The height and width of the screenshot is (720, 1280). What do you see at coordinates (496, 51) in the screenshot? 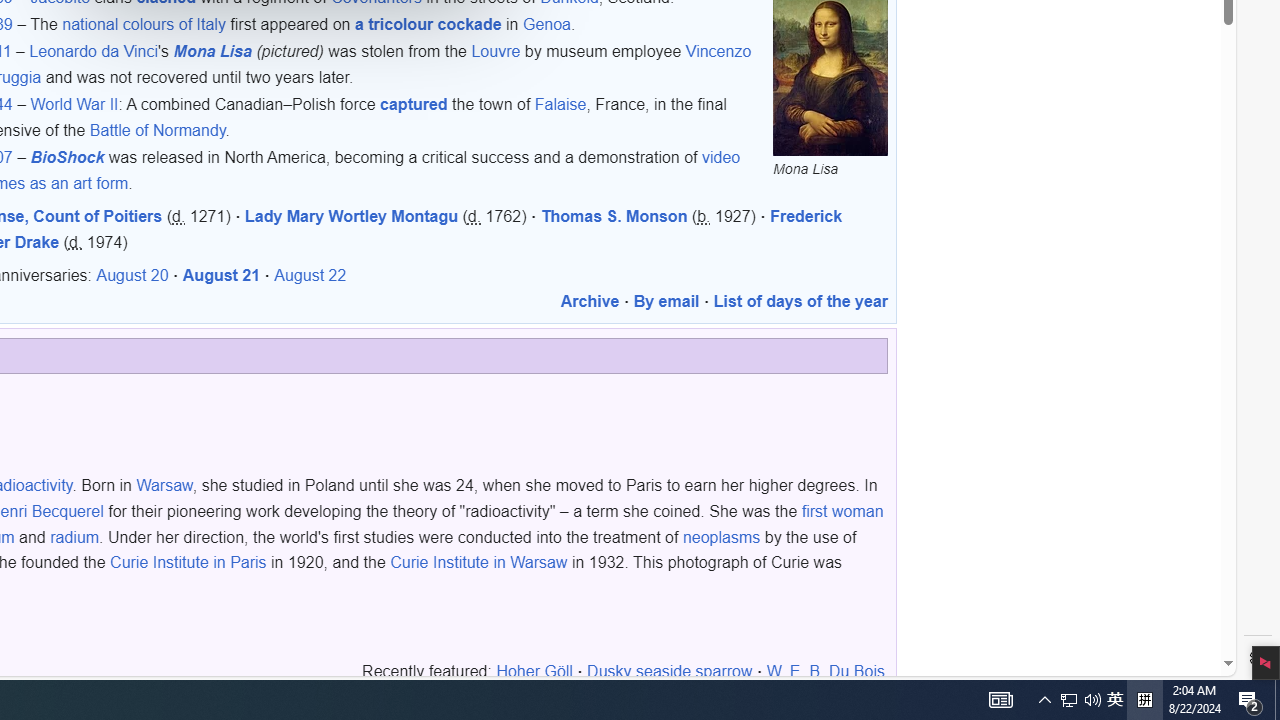
I see `'Louvre'` at bounding box center [496, 51].